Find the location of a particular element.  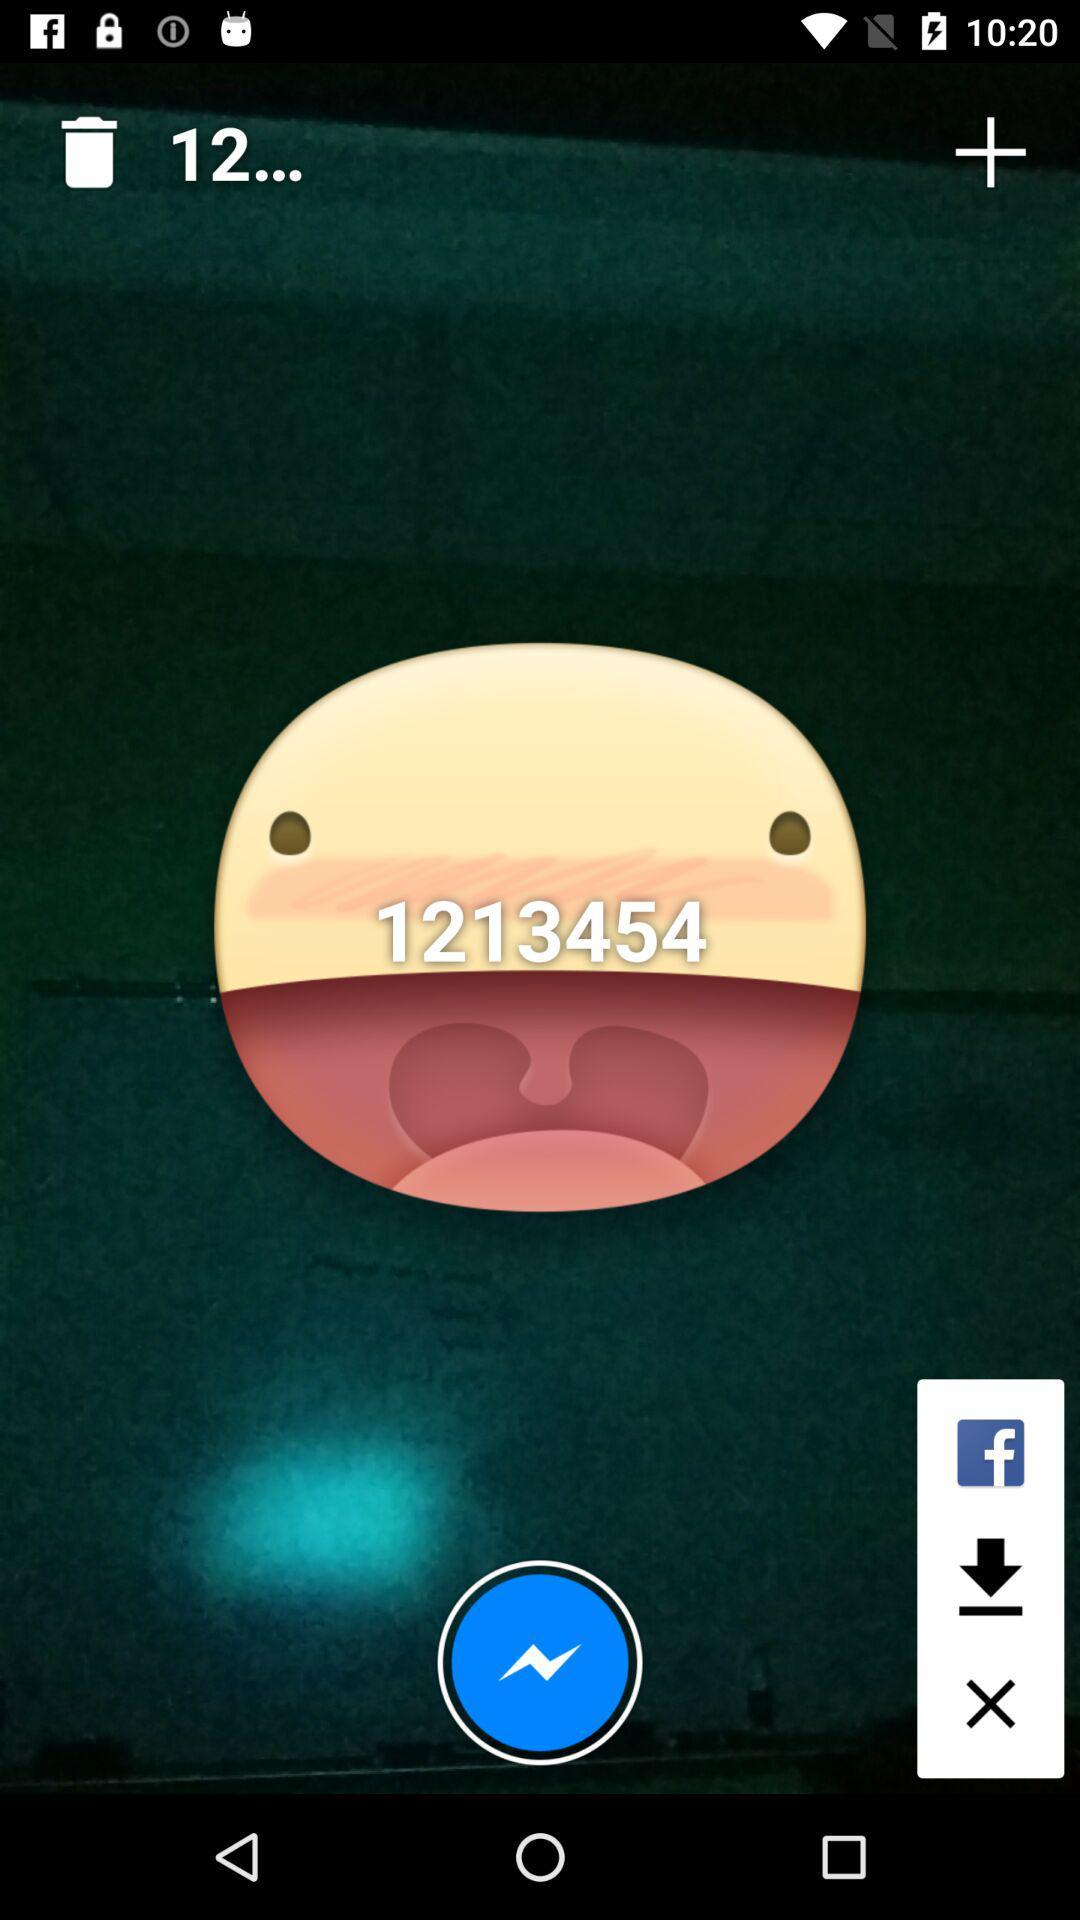

the close icon is located at coordinates (990, 1703).